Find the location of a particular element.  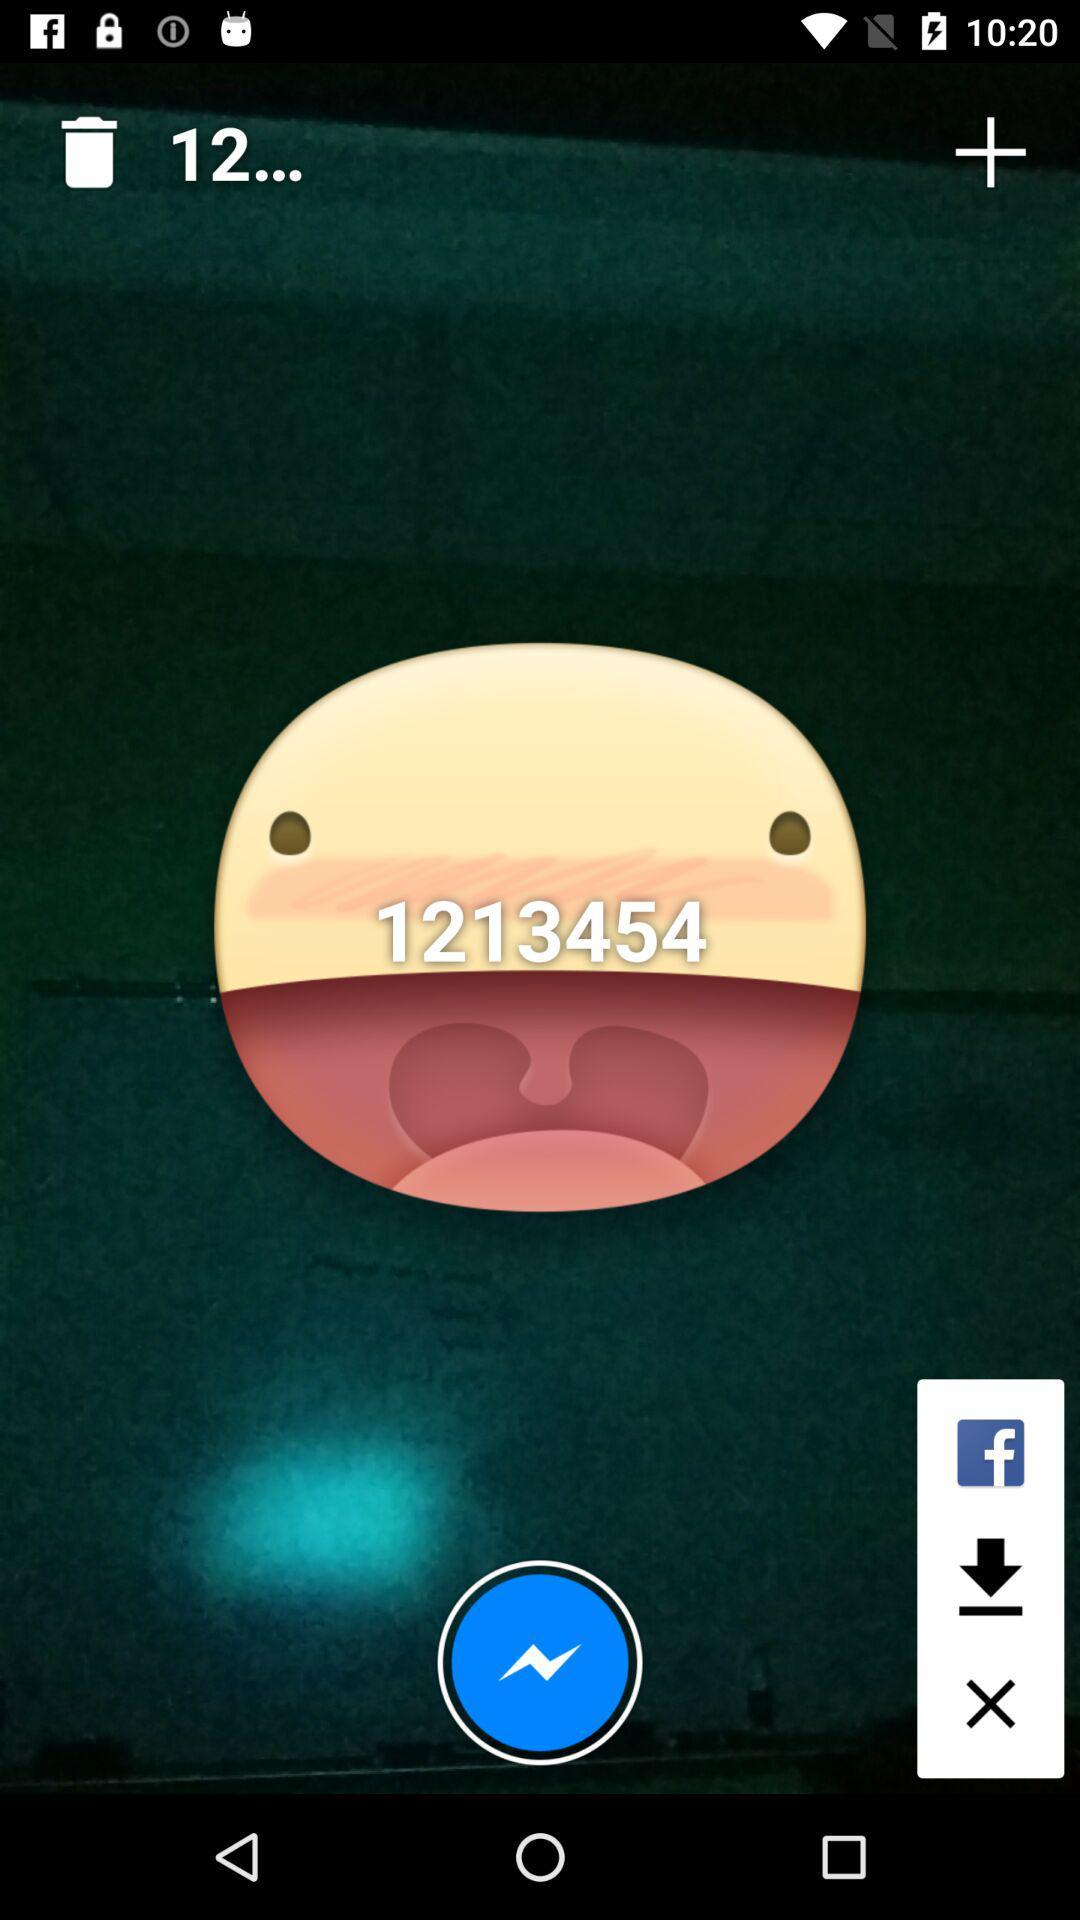

the close icon is located at coordinates (990, 1703).